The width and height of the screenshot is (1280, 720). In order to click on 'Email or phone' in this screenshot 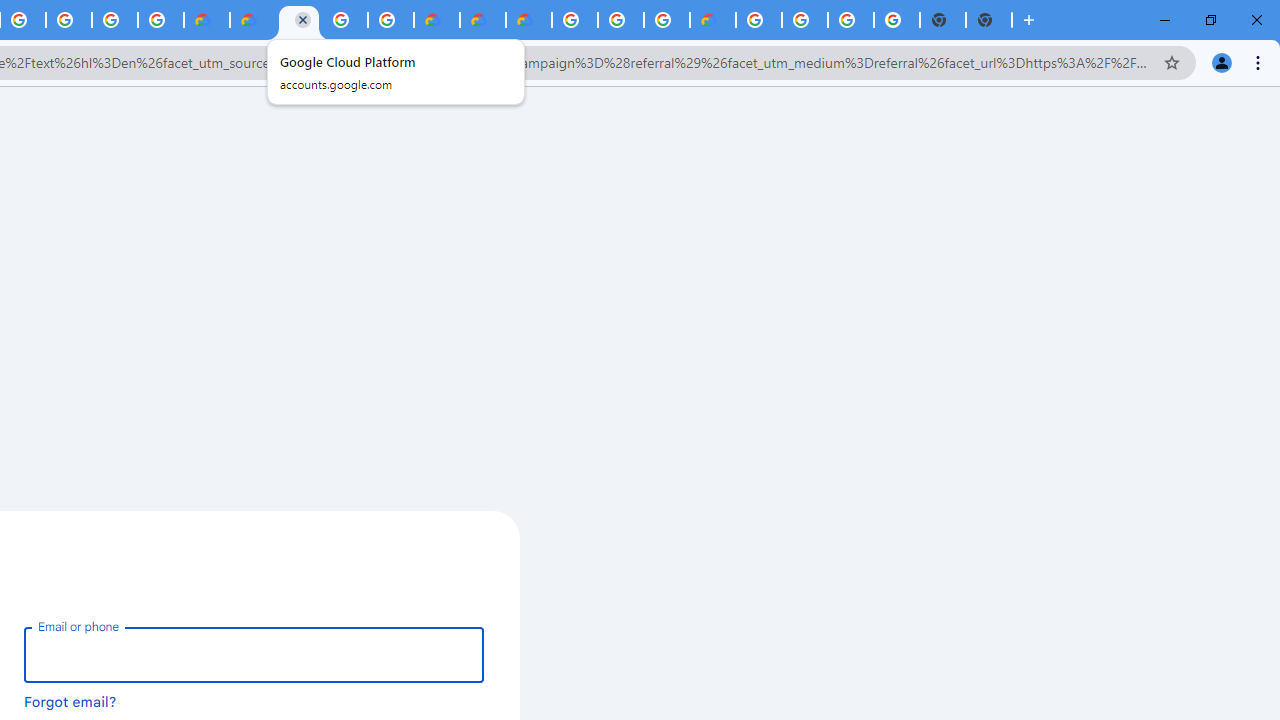, I will do `click(253, 654)`.